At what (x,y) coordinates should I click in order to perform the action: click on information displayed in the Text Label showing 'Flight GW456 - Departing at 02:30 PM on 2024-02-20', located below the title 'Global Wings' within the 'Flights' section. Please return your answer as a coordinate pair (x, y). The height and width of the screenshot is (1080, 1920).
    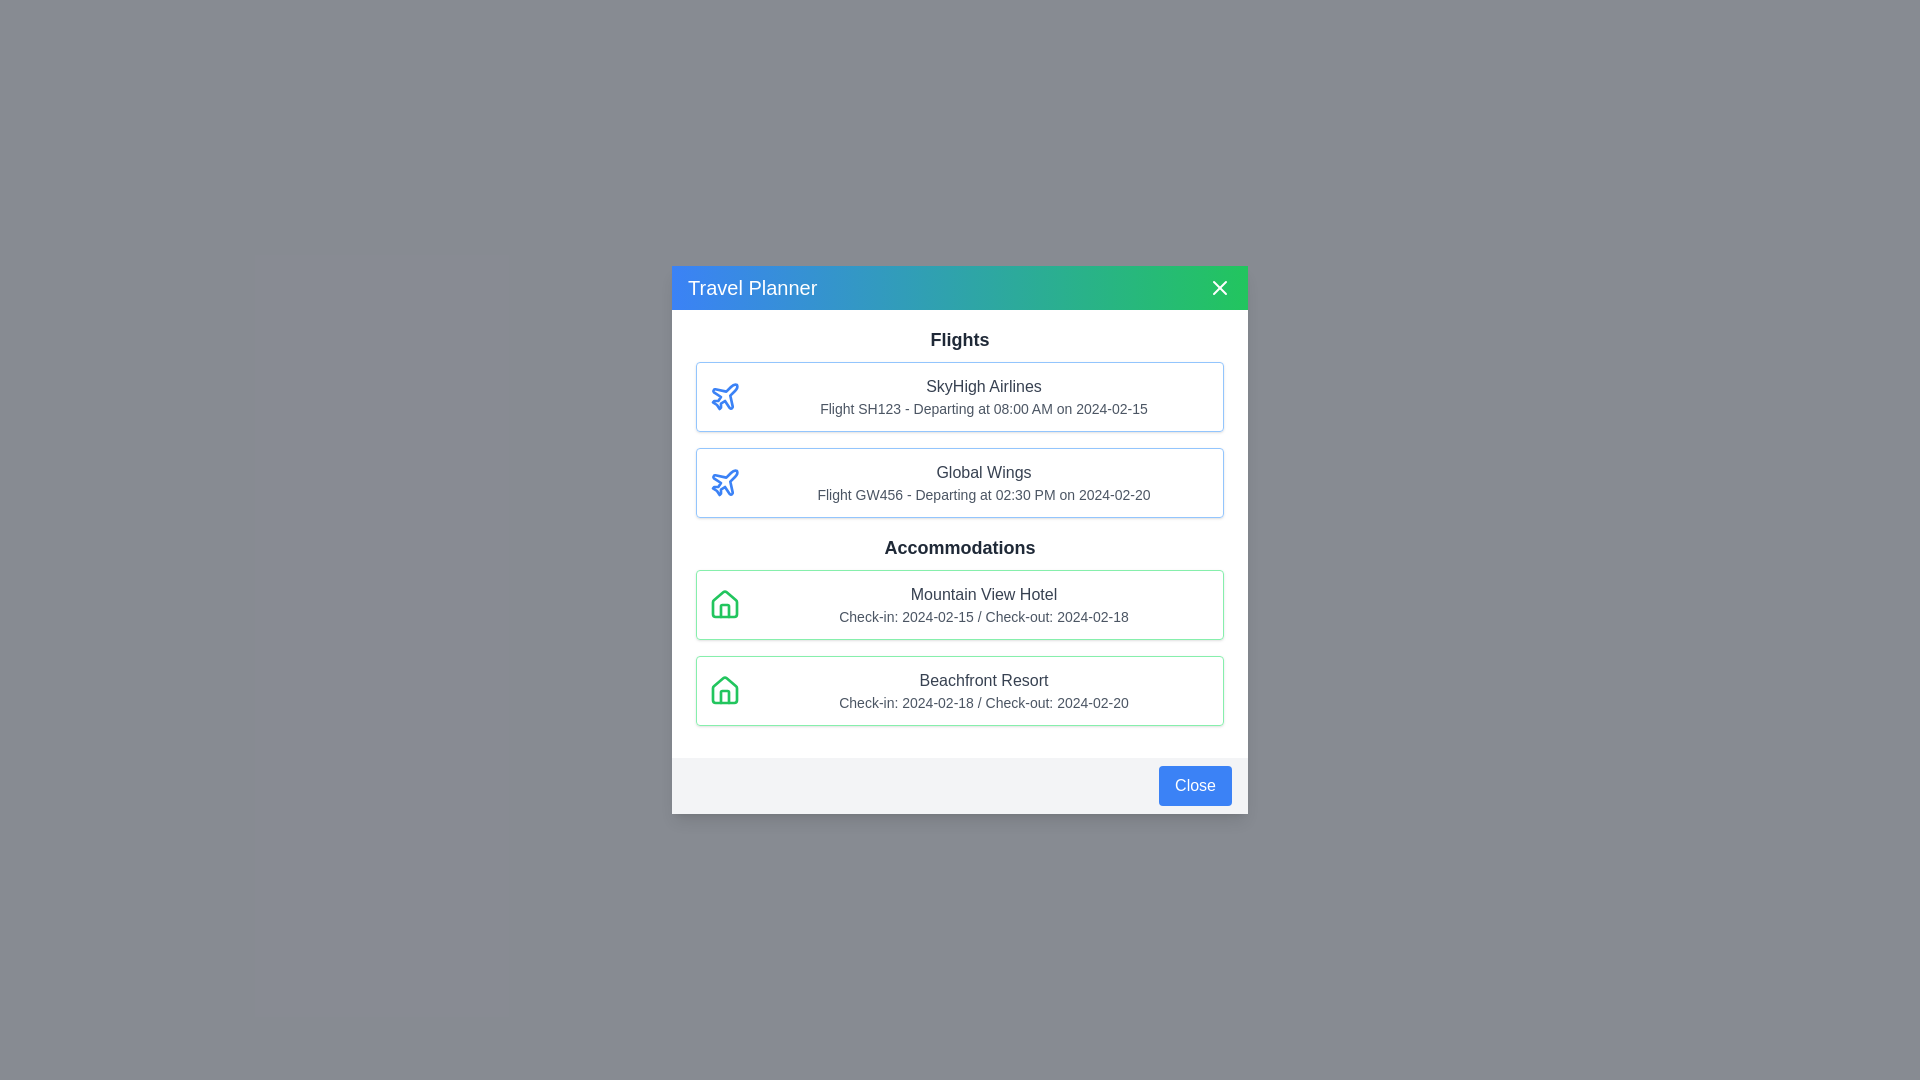
    Looking at the image, I should click on (983, 494).